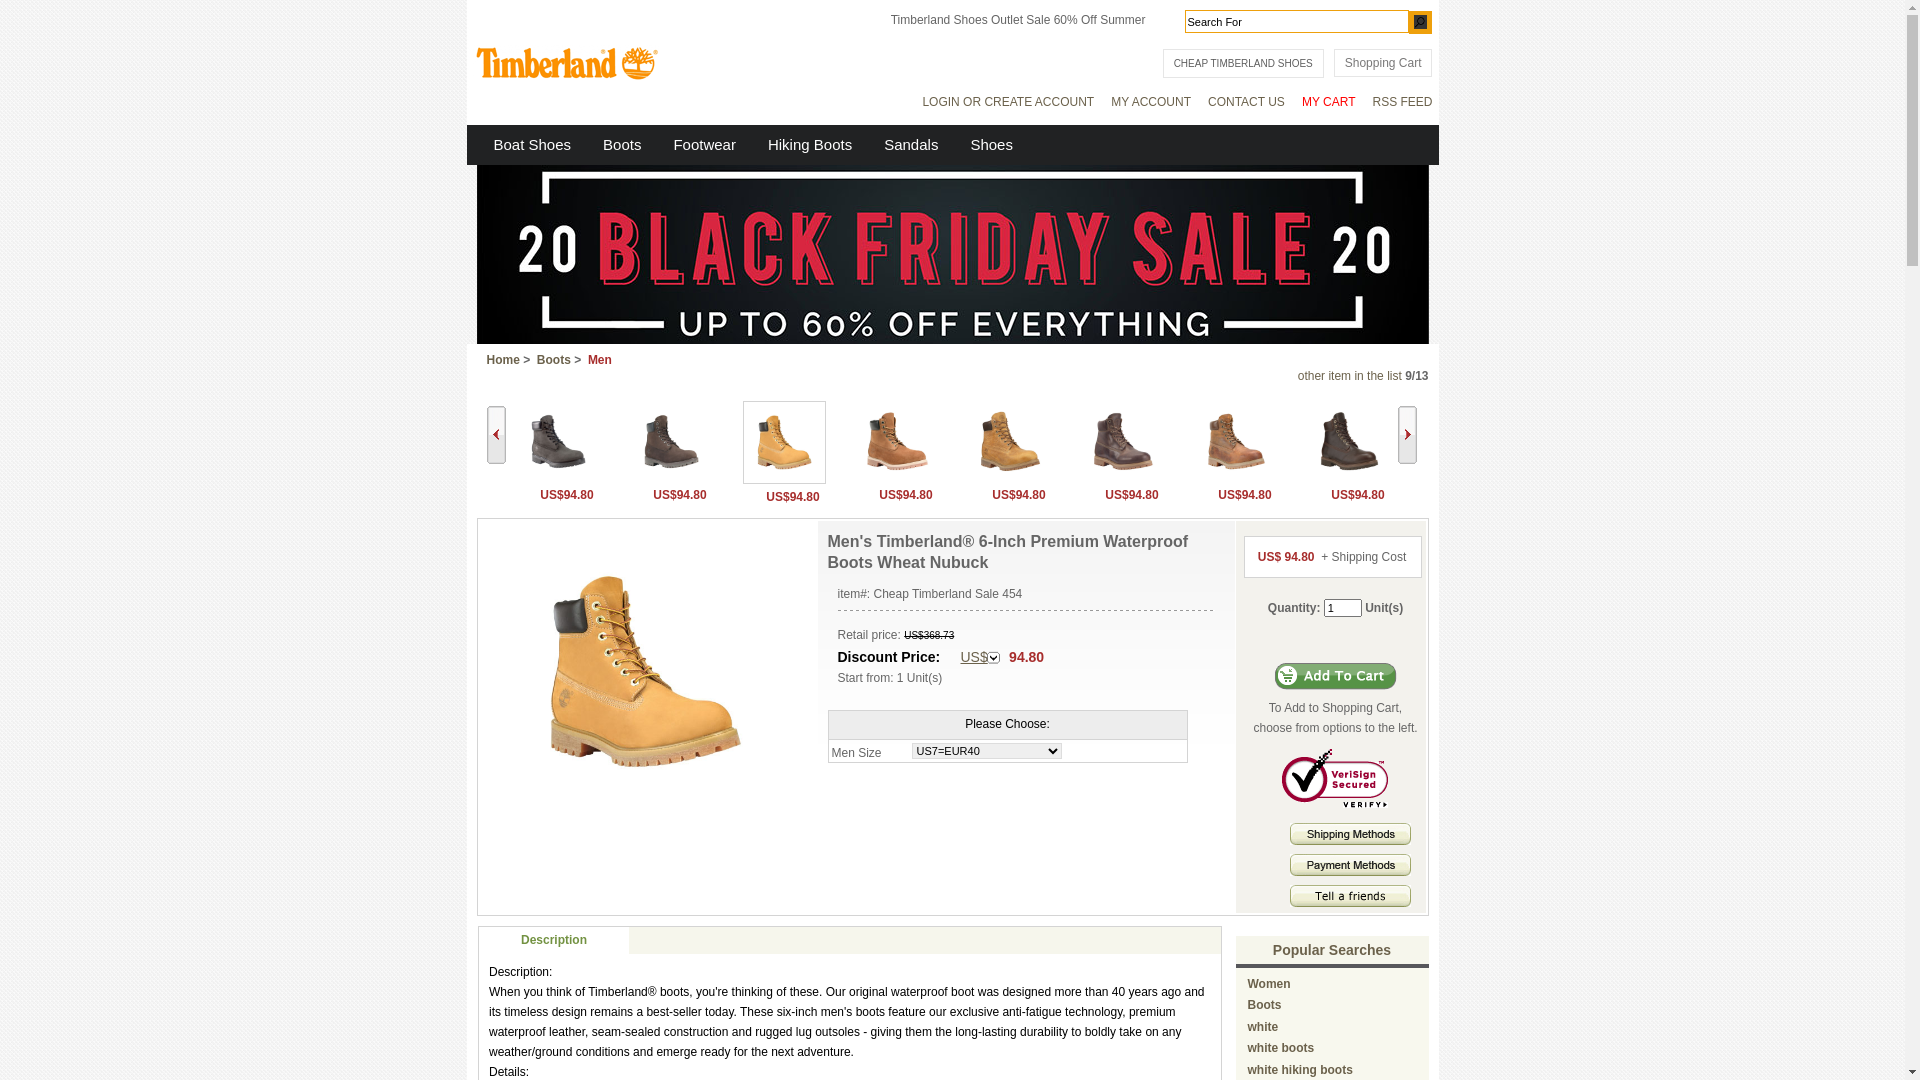 Image resolution: width=1920 pixels, height=1080 pixels. Describe the element at coordinates (502, 357) in the screenshot. I see `'Home'` at that location.